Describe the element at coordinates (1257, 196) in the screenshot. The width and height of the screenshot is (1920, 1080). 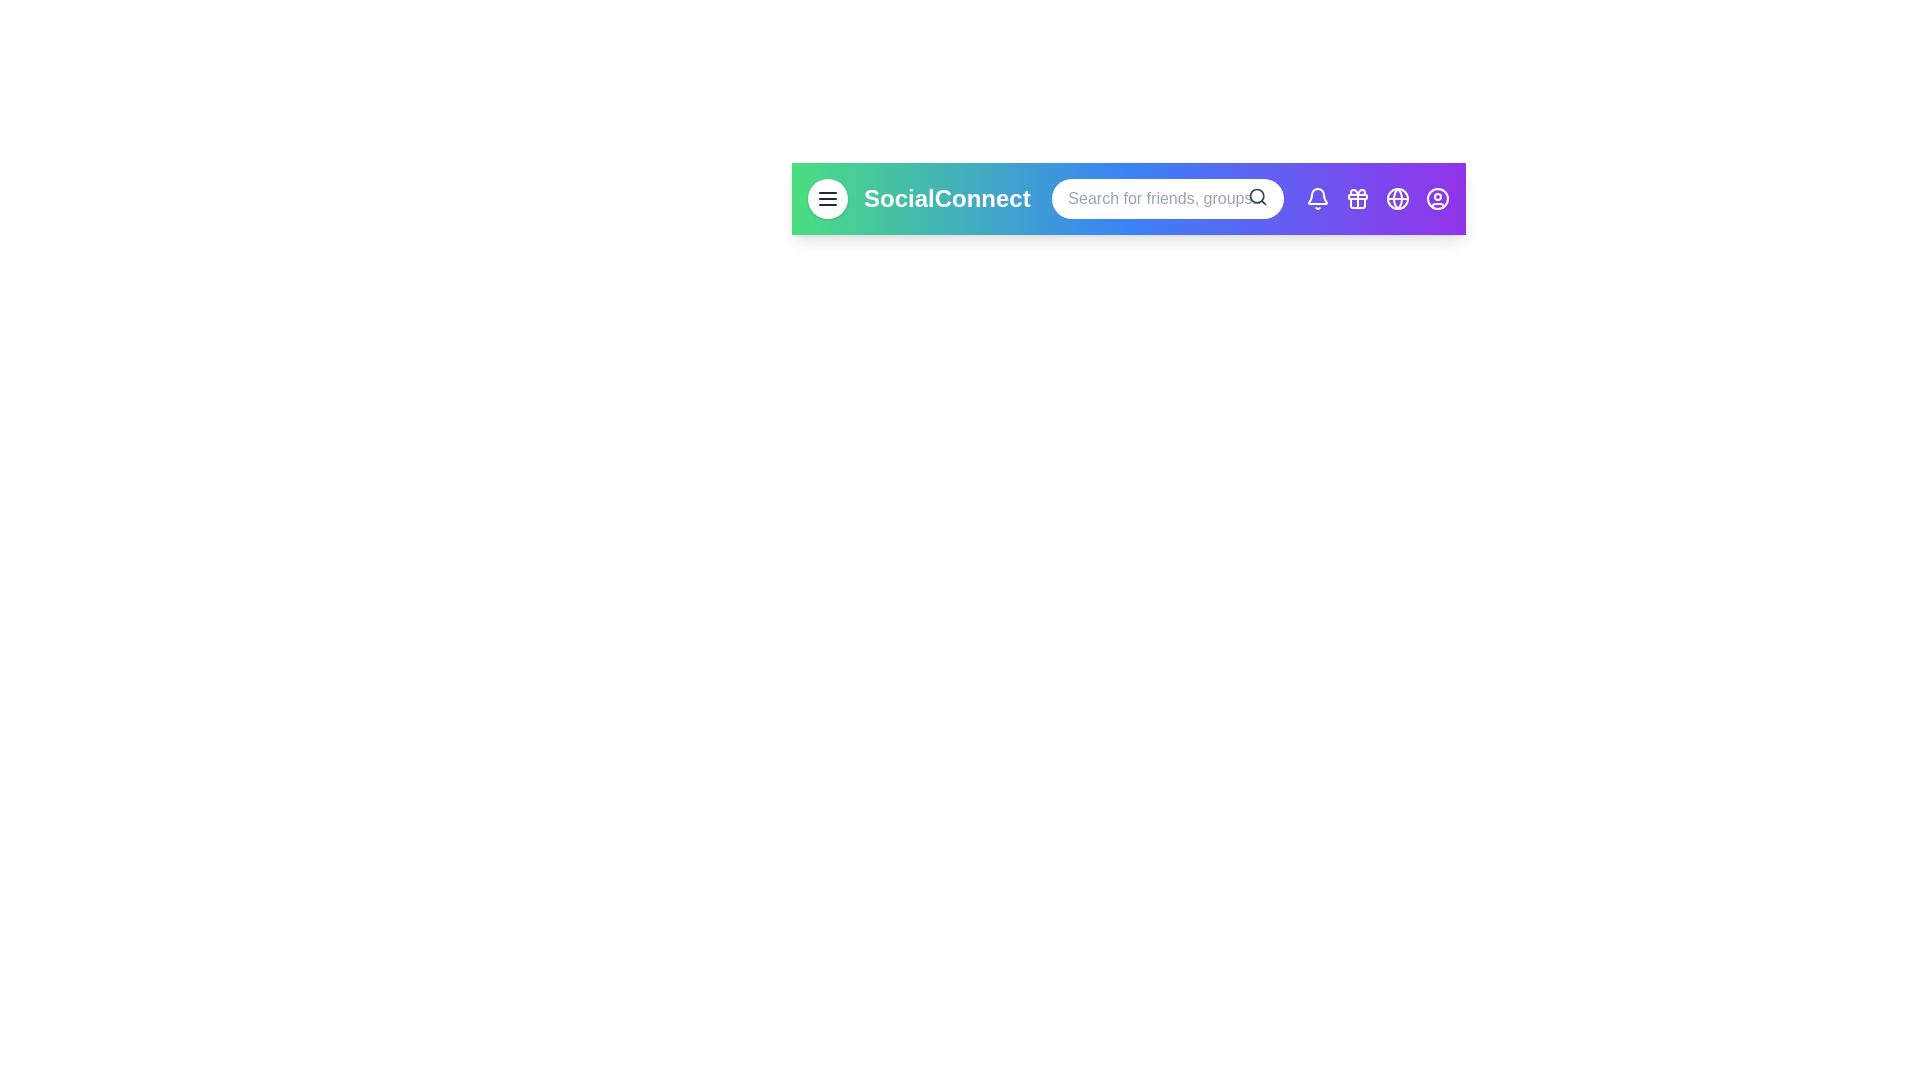
I see `the search icon in the app bar` at that location.